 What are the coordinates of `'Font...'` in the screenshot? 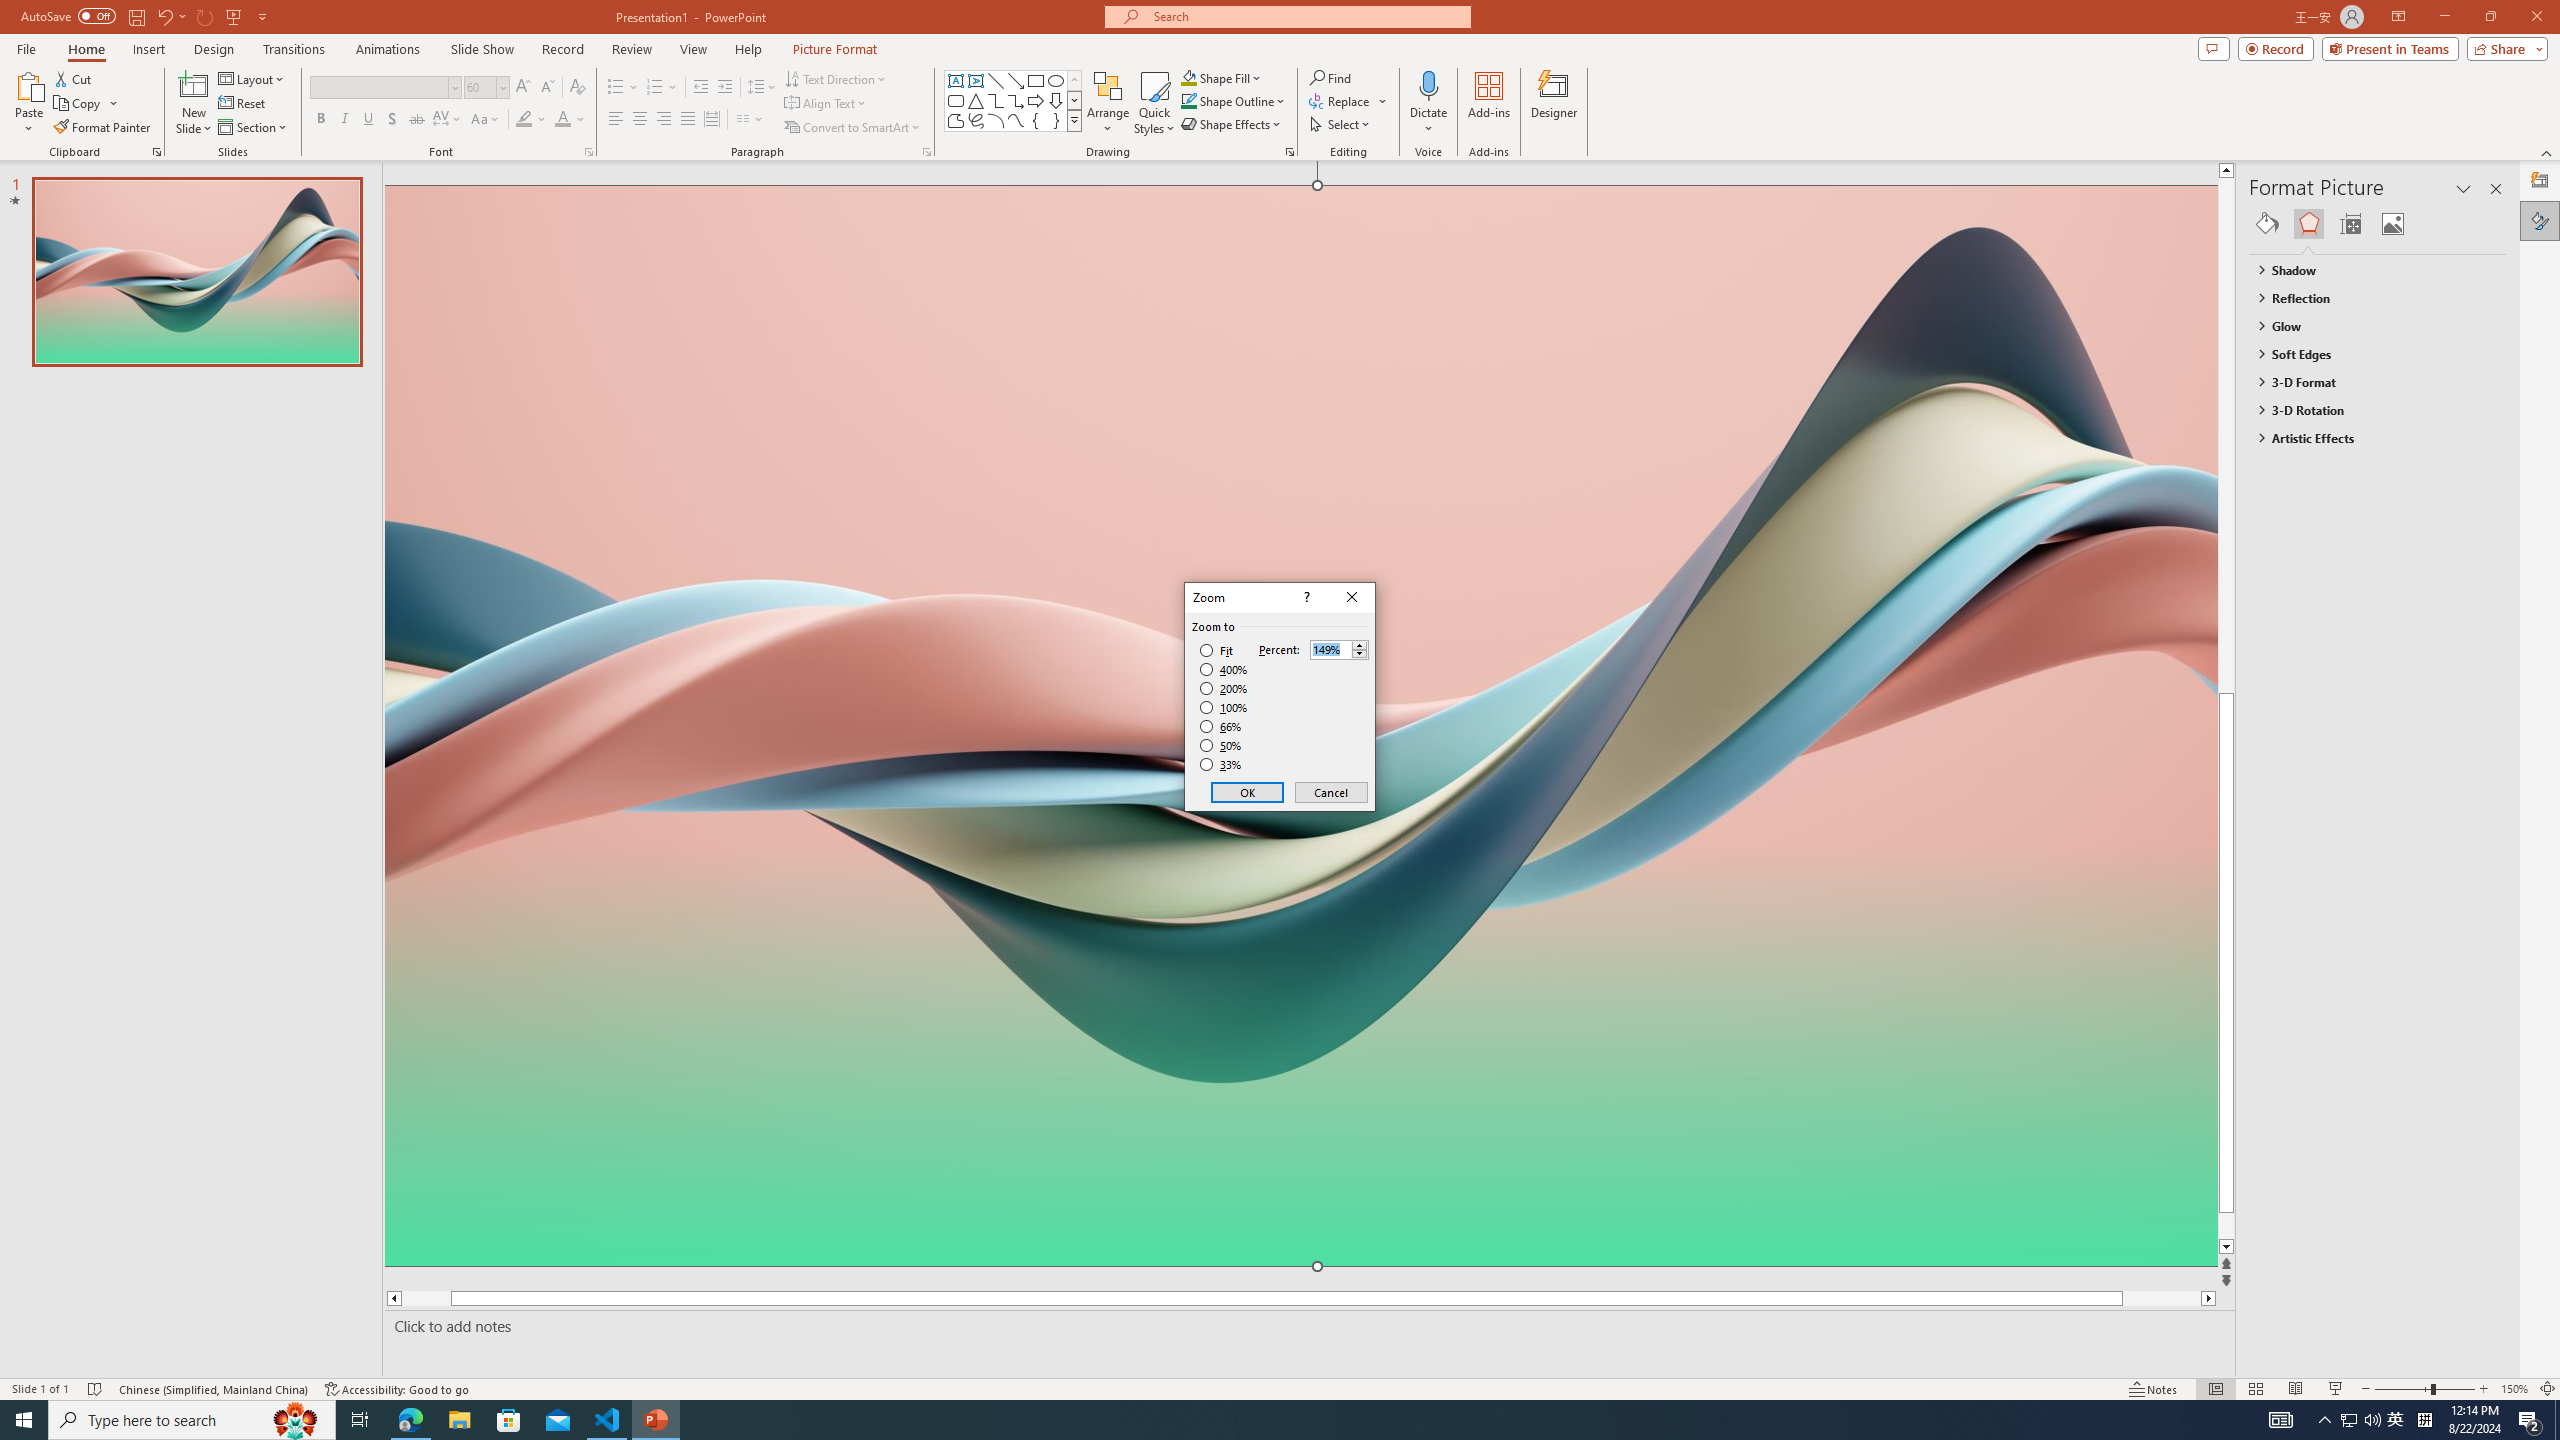 It's located at (587, 150).